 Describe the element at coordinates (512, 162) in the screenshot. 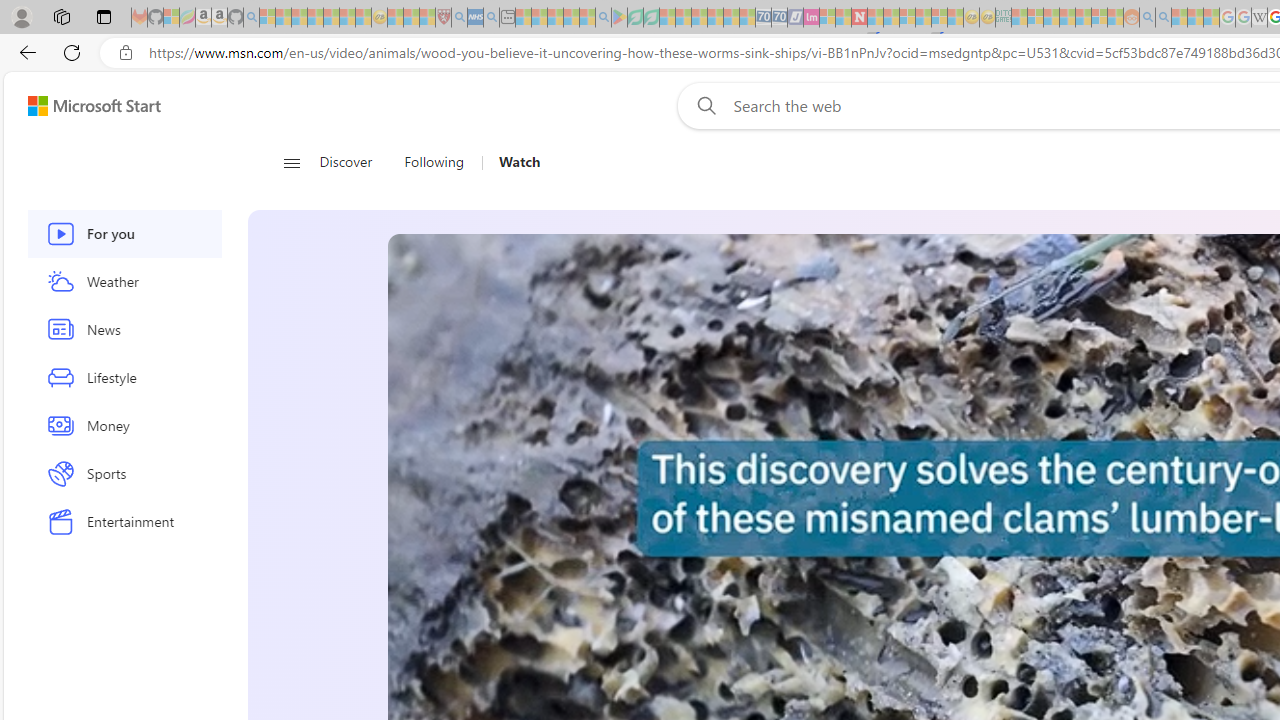

I see `'Watch'` at that location.